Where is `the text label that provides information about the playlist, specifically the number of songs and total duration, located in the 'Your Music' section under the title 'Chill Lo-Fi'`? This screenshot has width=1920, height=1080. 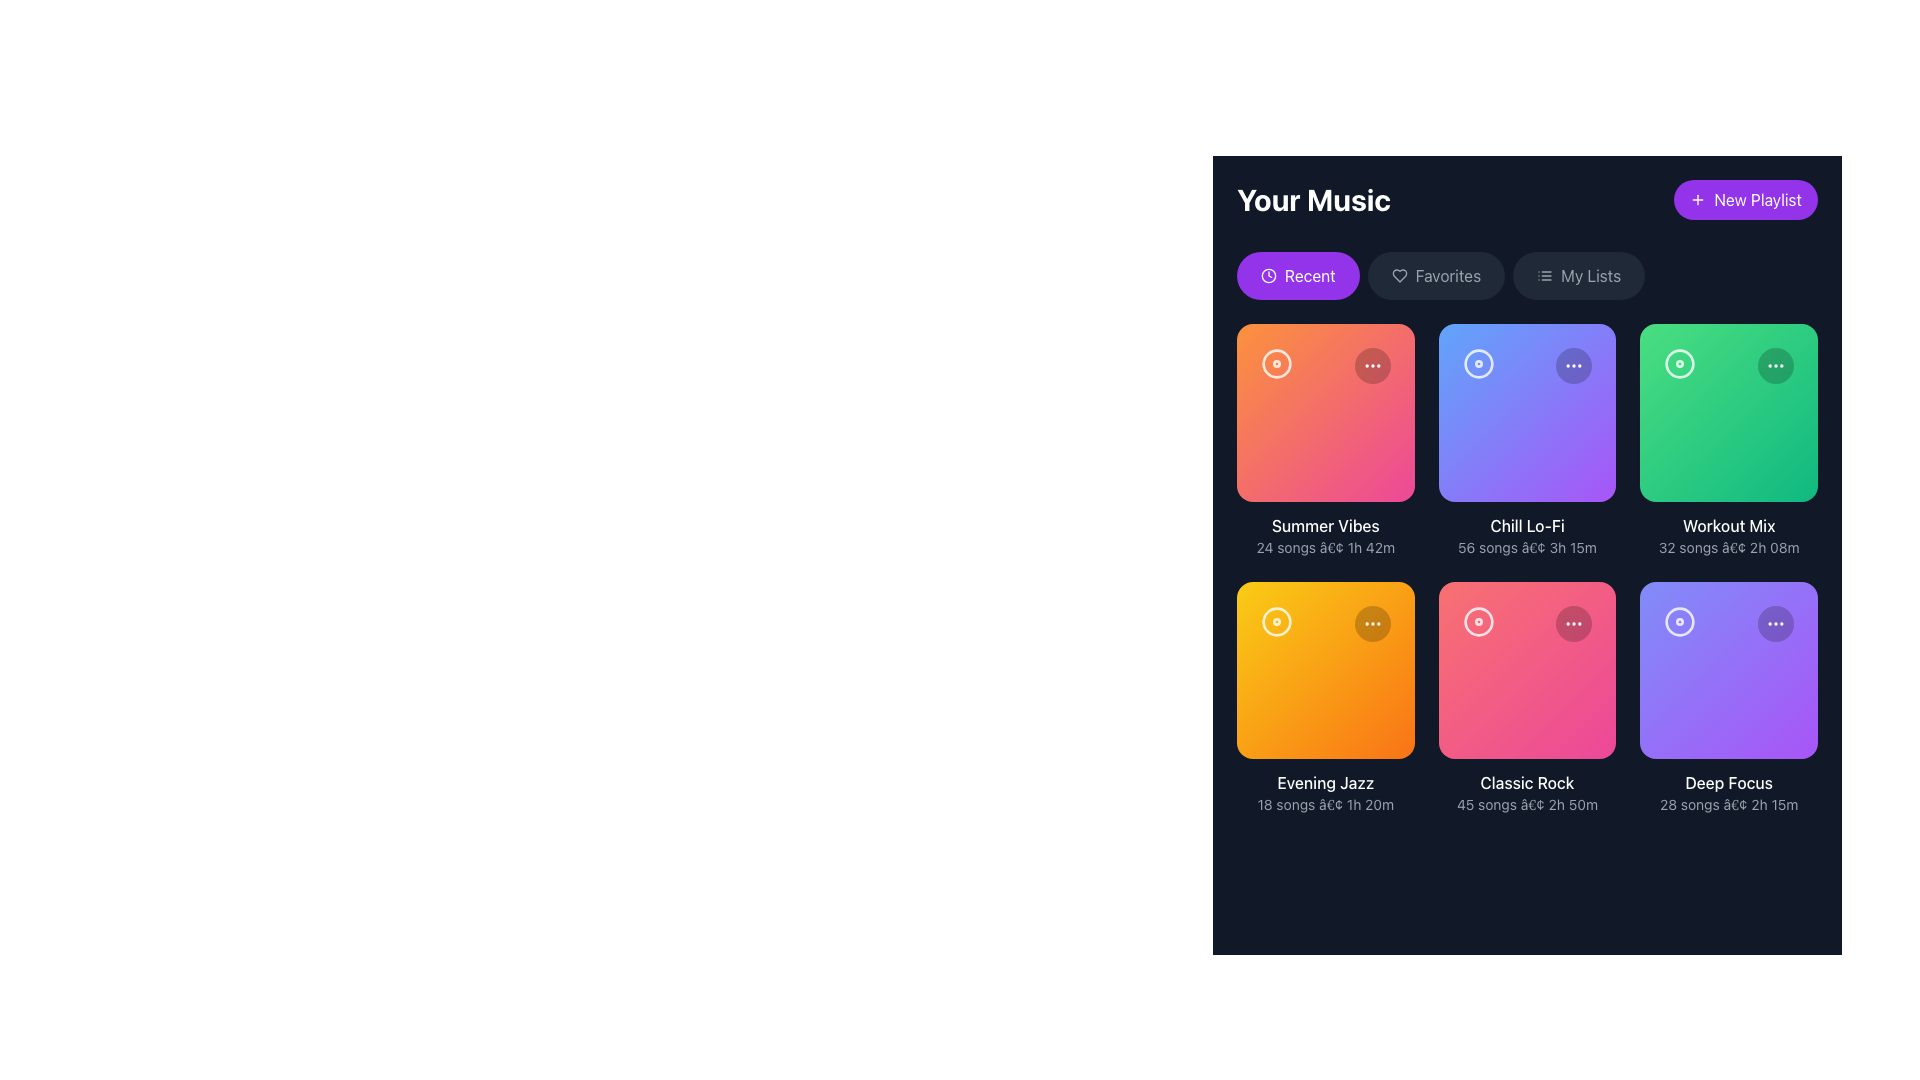 the text label that provides information about the playlist, specifically the number of songs and total duration, located in the 'Your Music' section under the title 'Chill Lo-Fi' is located at coordinates (1526, 547).